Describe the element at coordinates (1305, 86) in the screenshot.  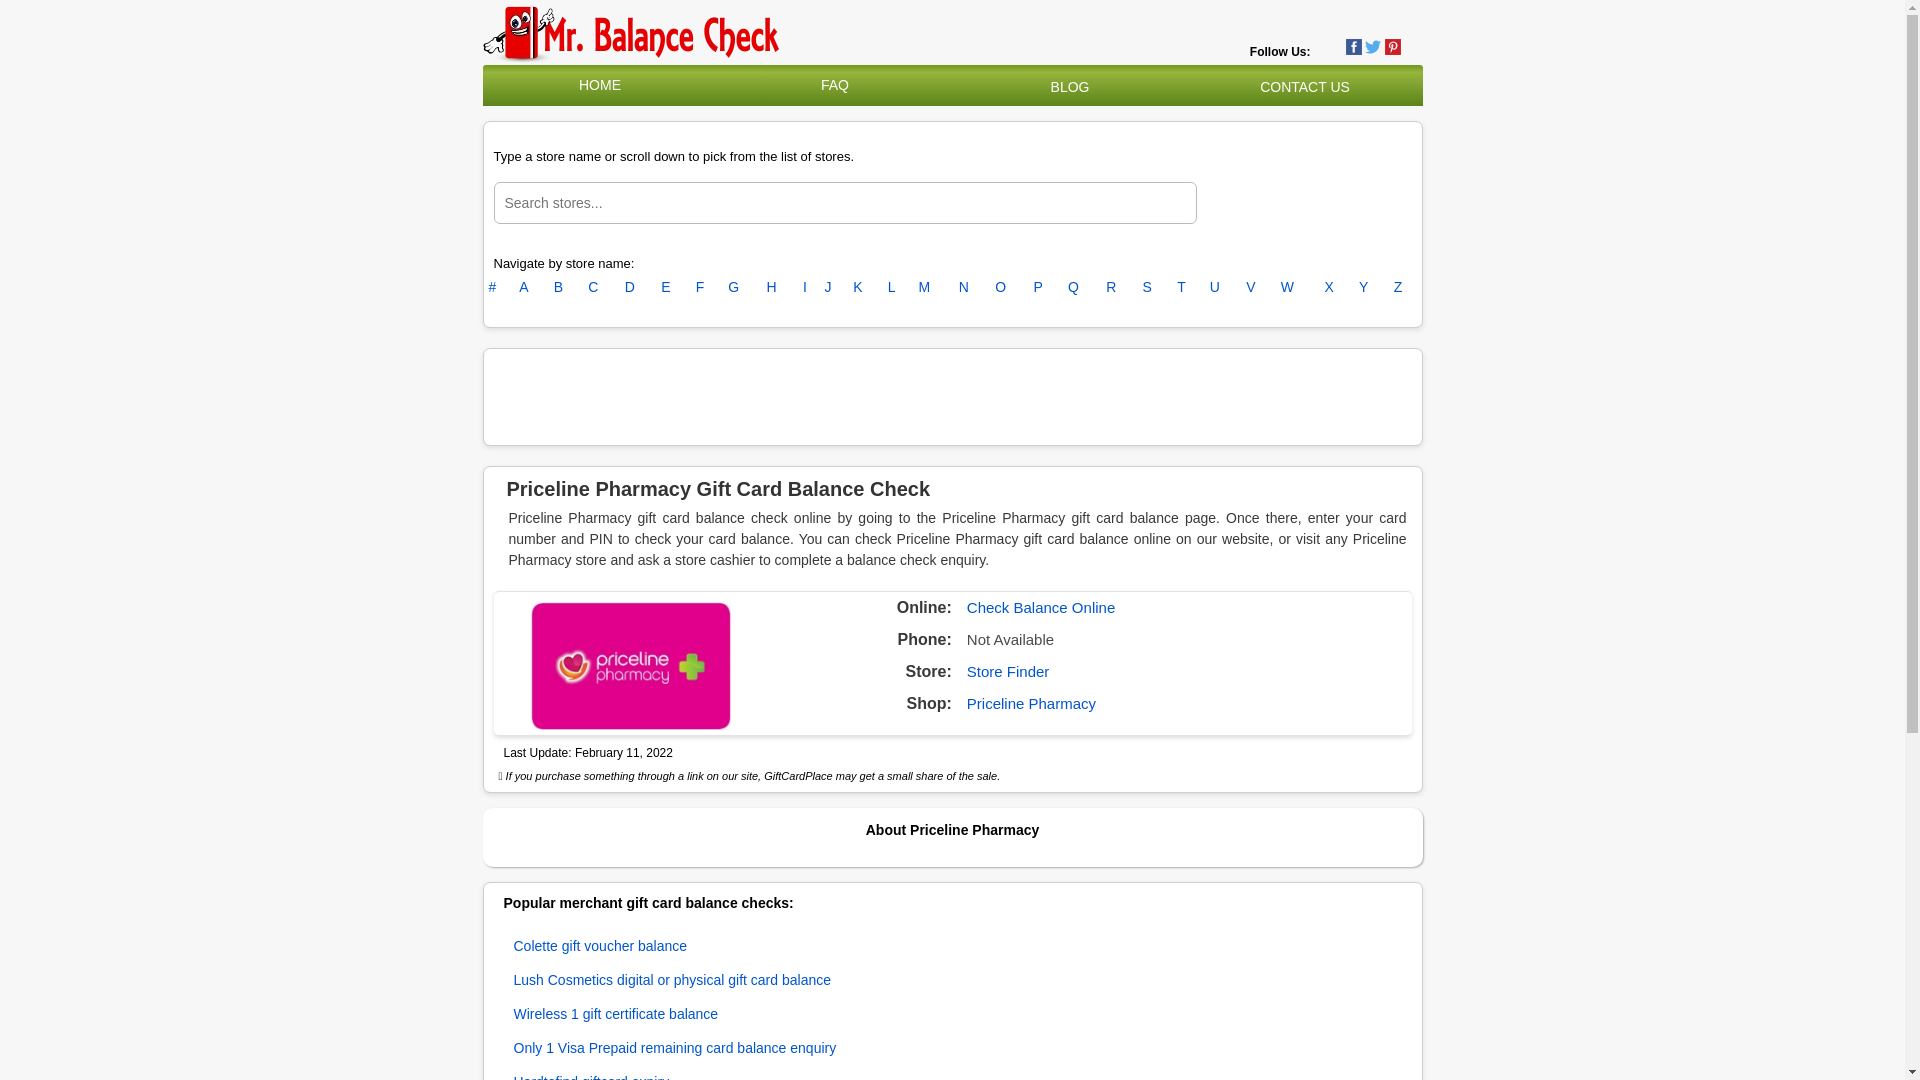
I see `'CONTACT US'` at that location.